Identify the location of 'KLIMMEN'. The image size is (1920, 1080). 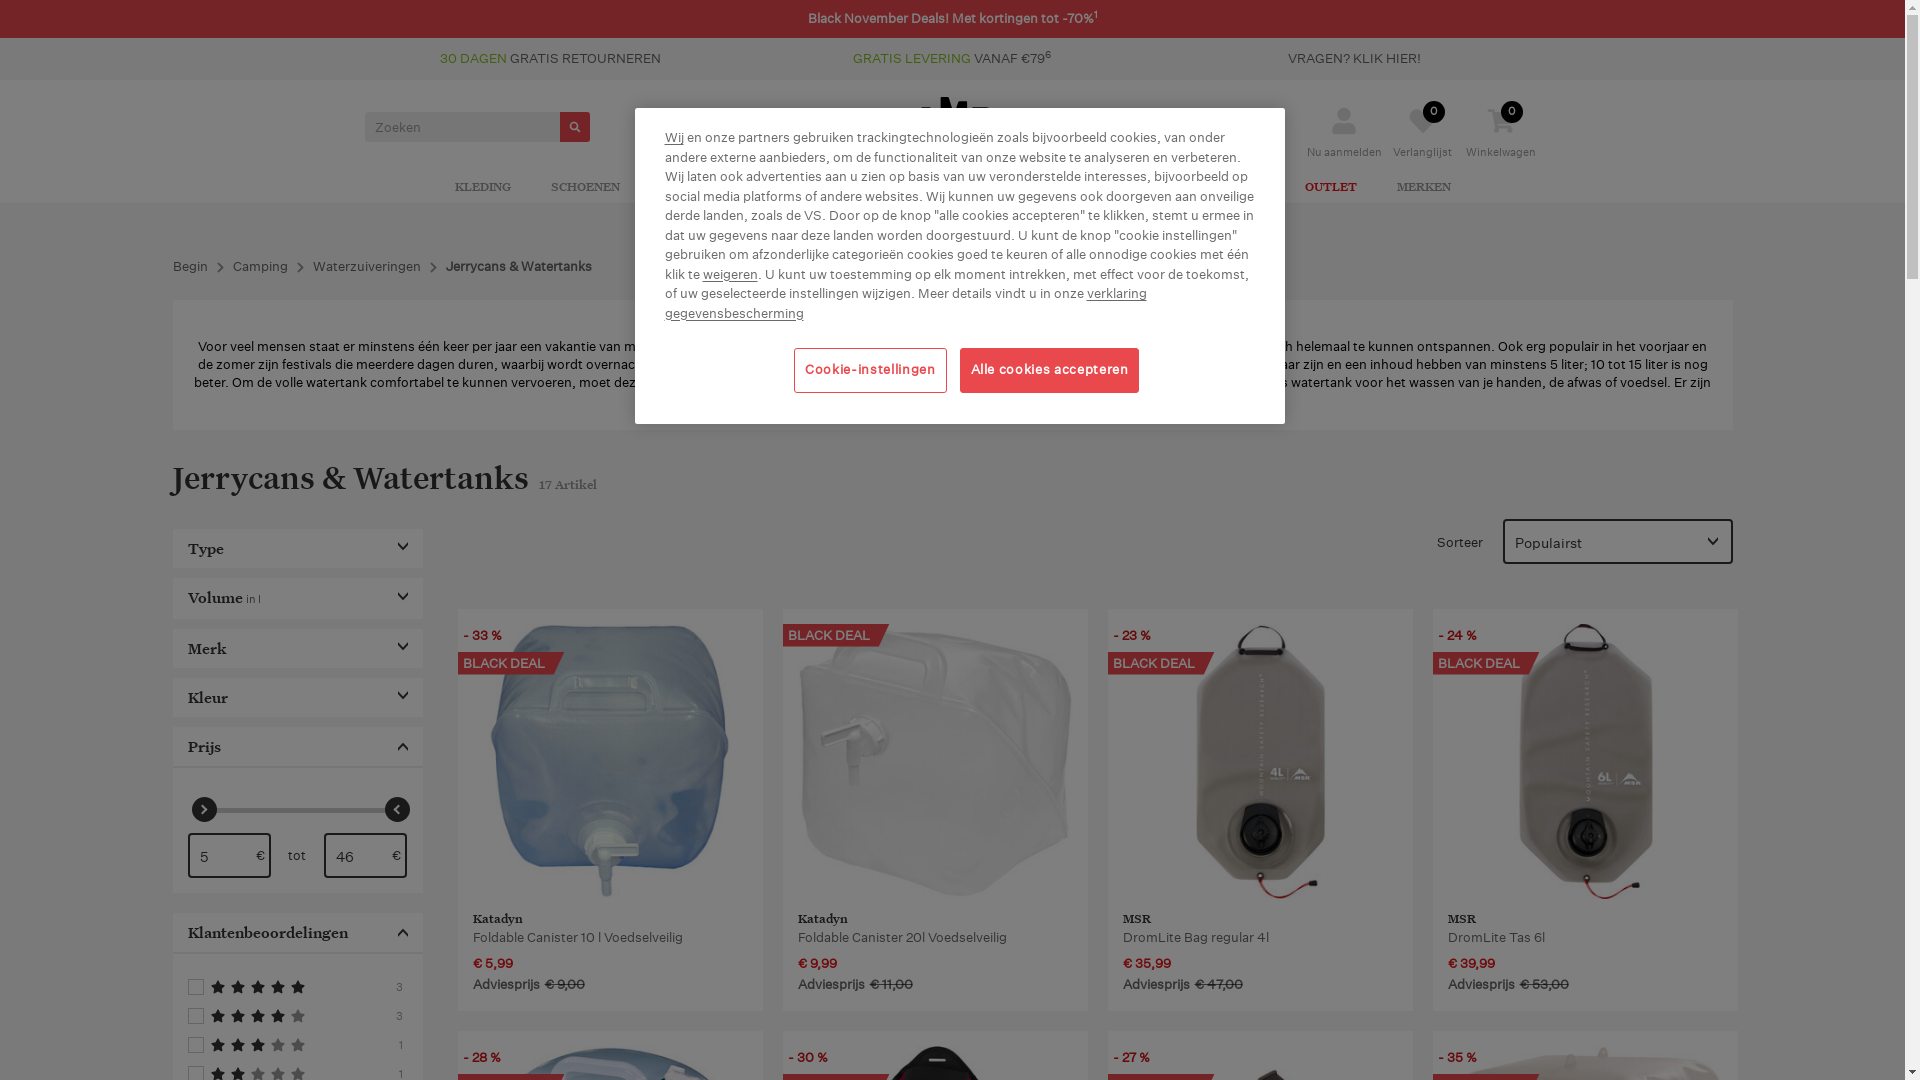
(905, 188).